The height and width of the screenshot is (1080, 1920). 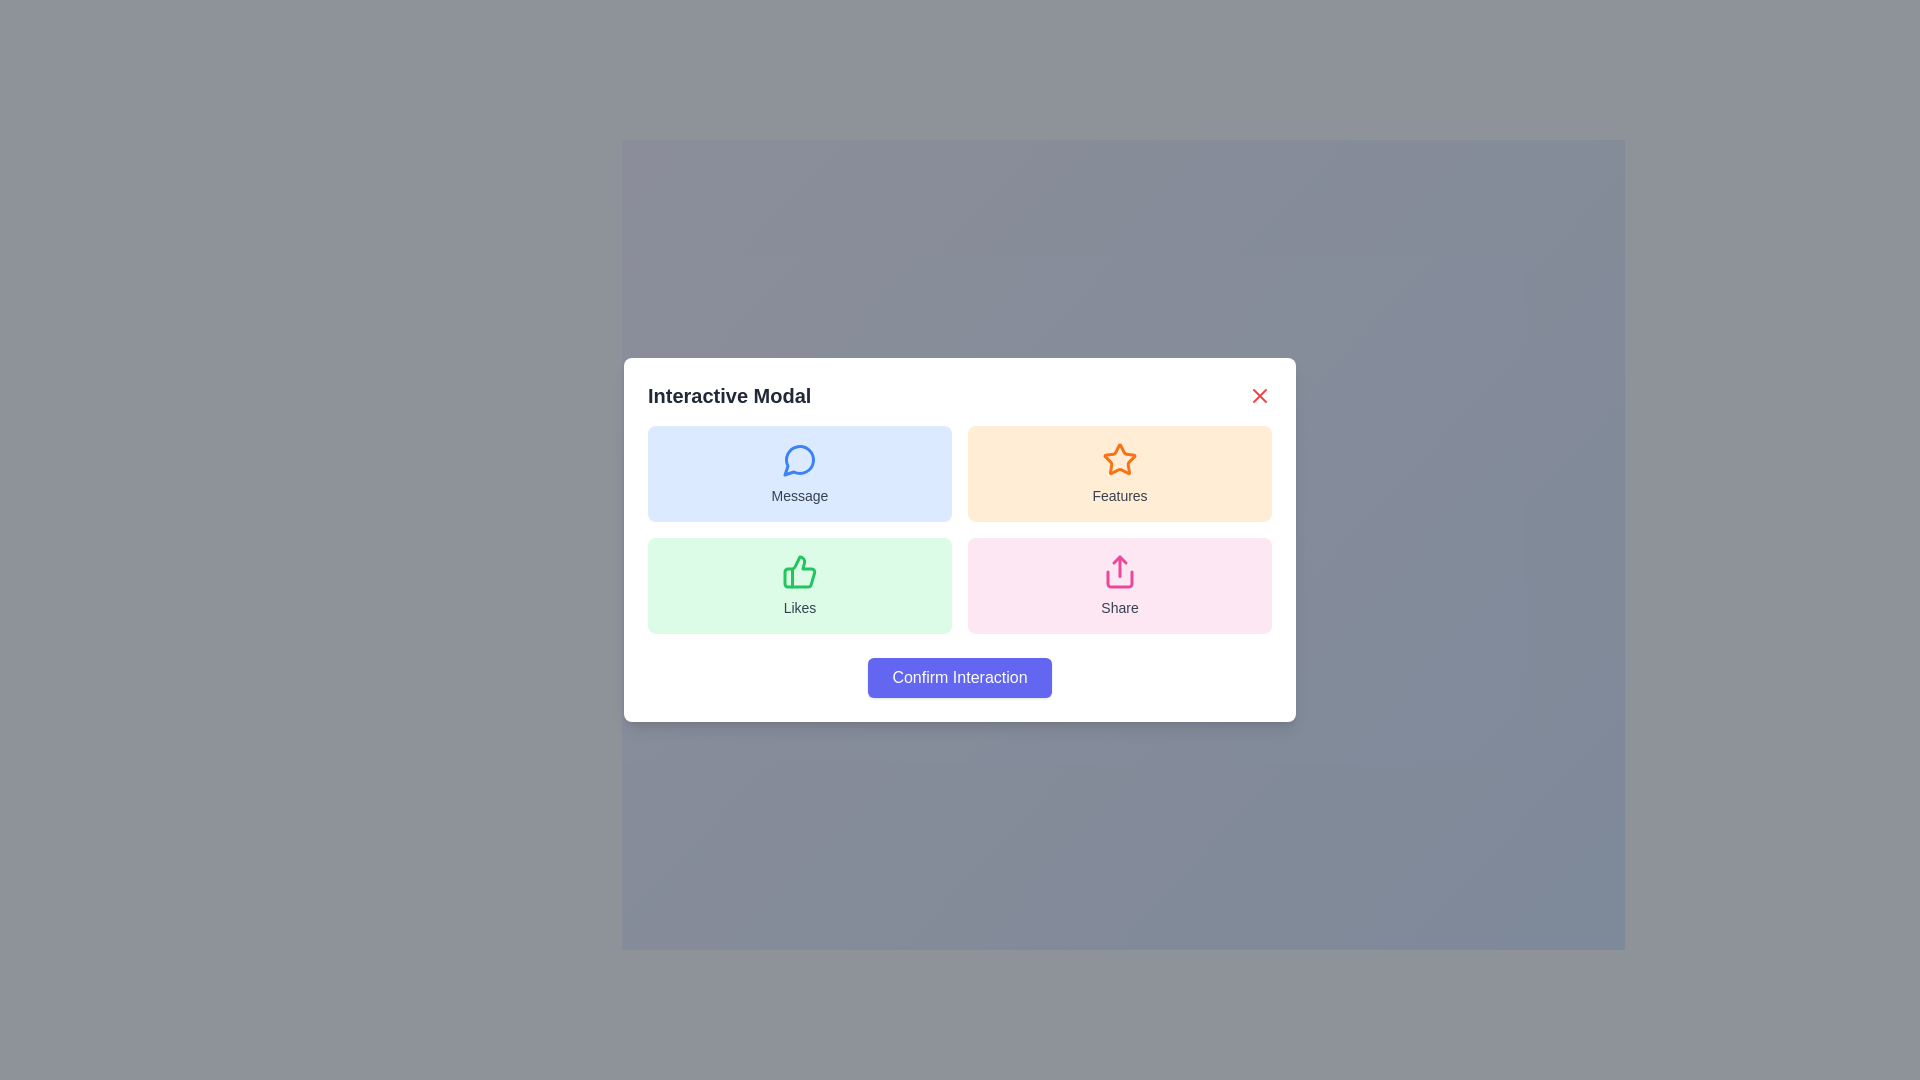 What do you see at coordinates (1118, 459) in the screenshot?
I see `the star icon representing the 'Features' option within the modal, located at the top-right quadrant of a 2x2 grid layout` at bounding box center [1118, 459].